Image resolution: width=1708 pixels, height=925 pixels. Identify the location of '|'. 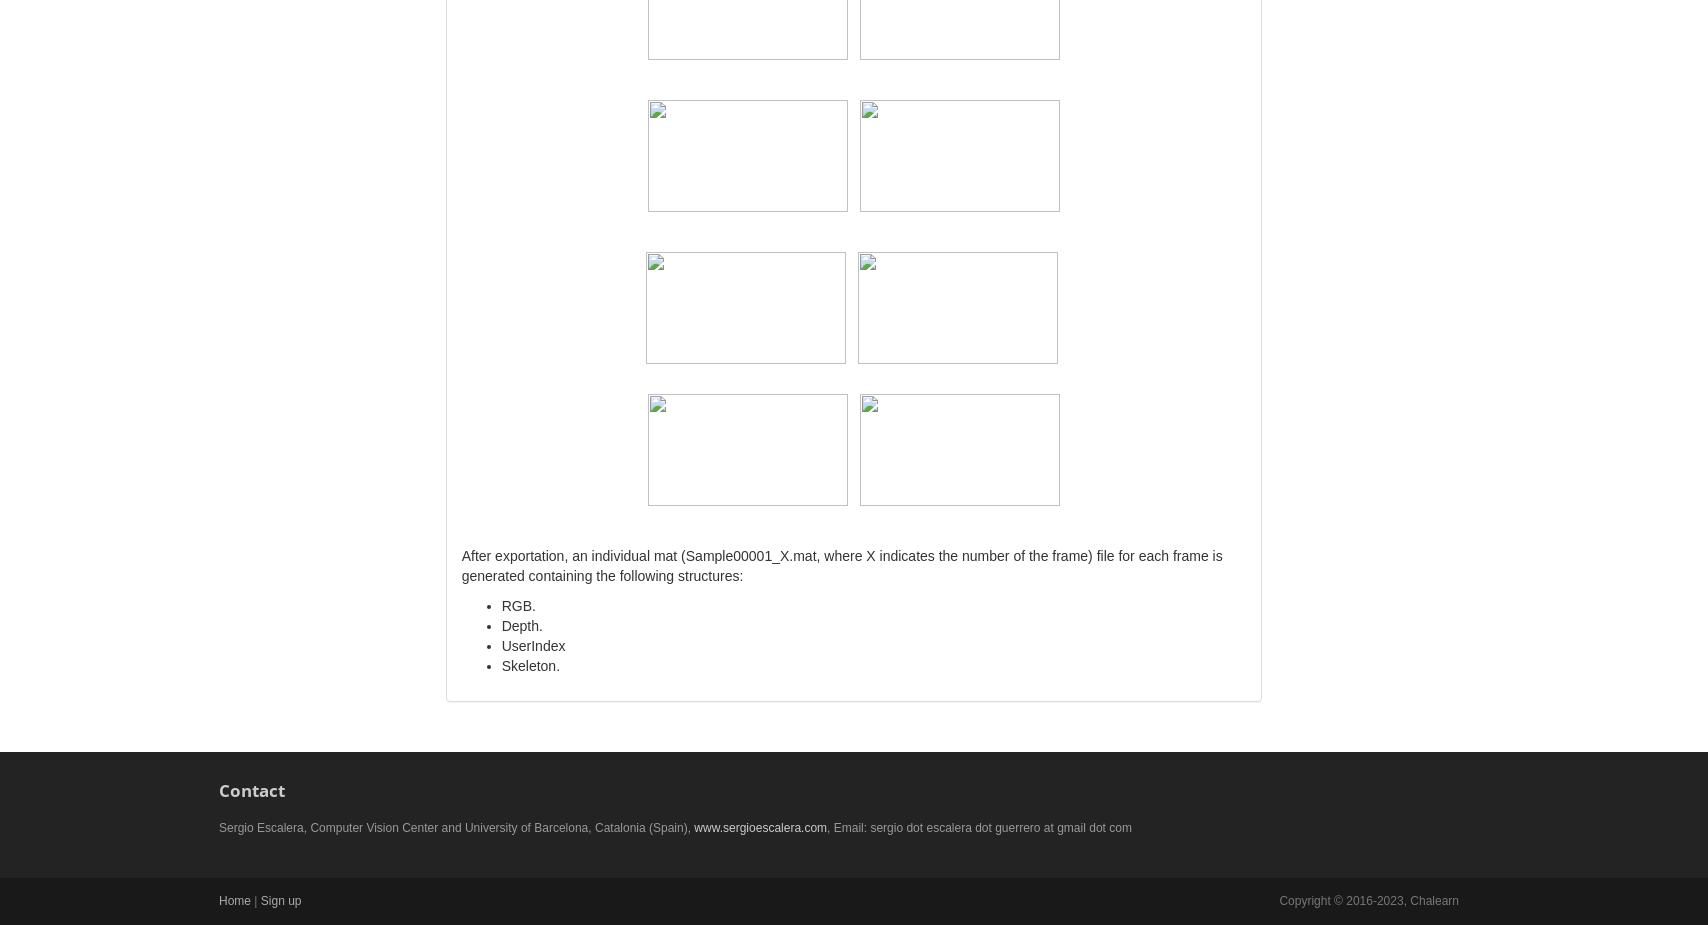
(251, 900).